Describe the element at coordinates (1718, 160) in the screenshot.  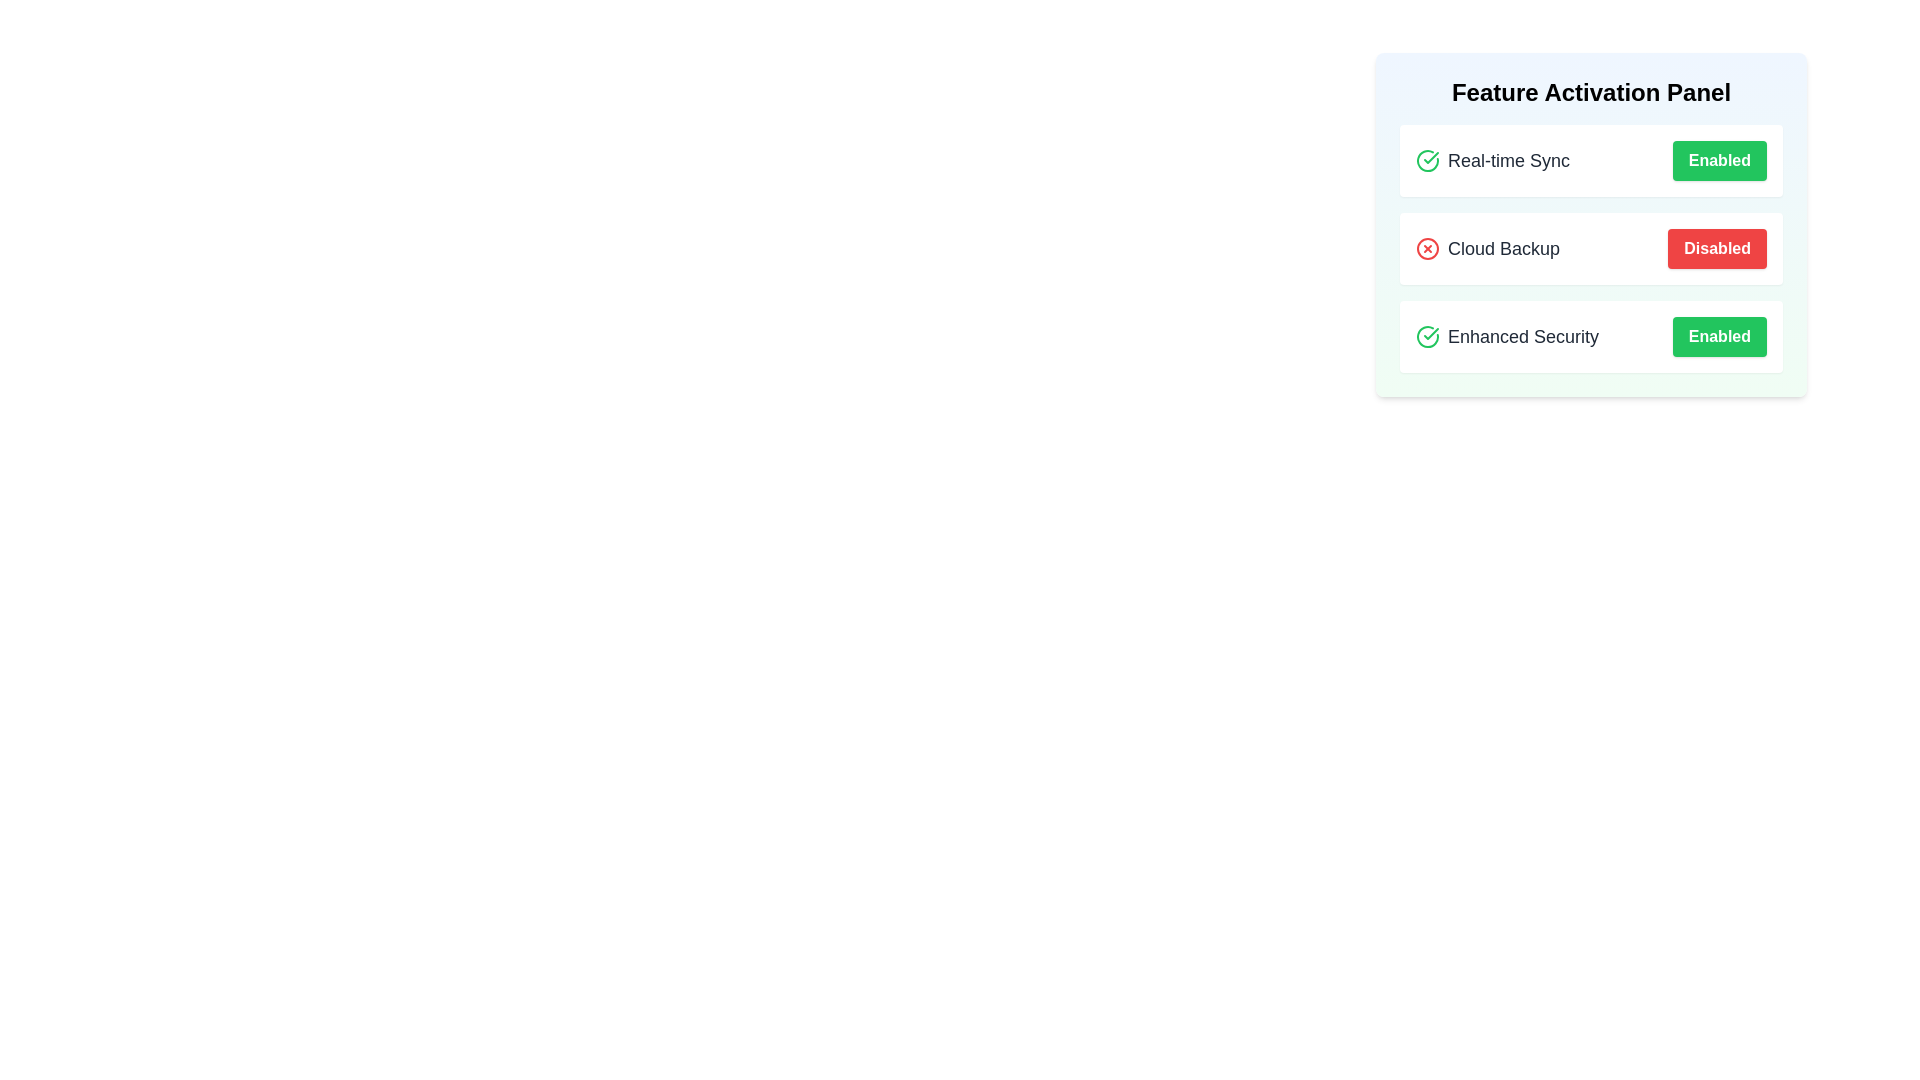
I see `the 'Enabled' button for 'Real-time Sync' to toggle its state` at that location.